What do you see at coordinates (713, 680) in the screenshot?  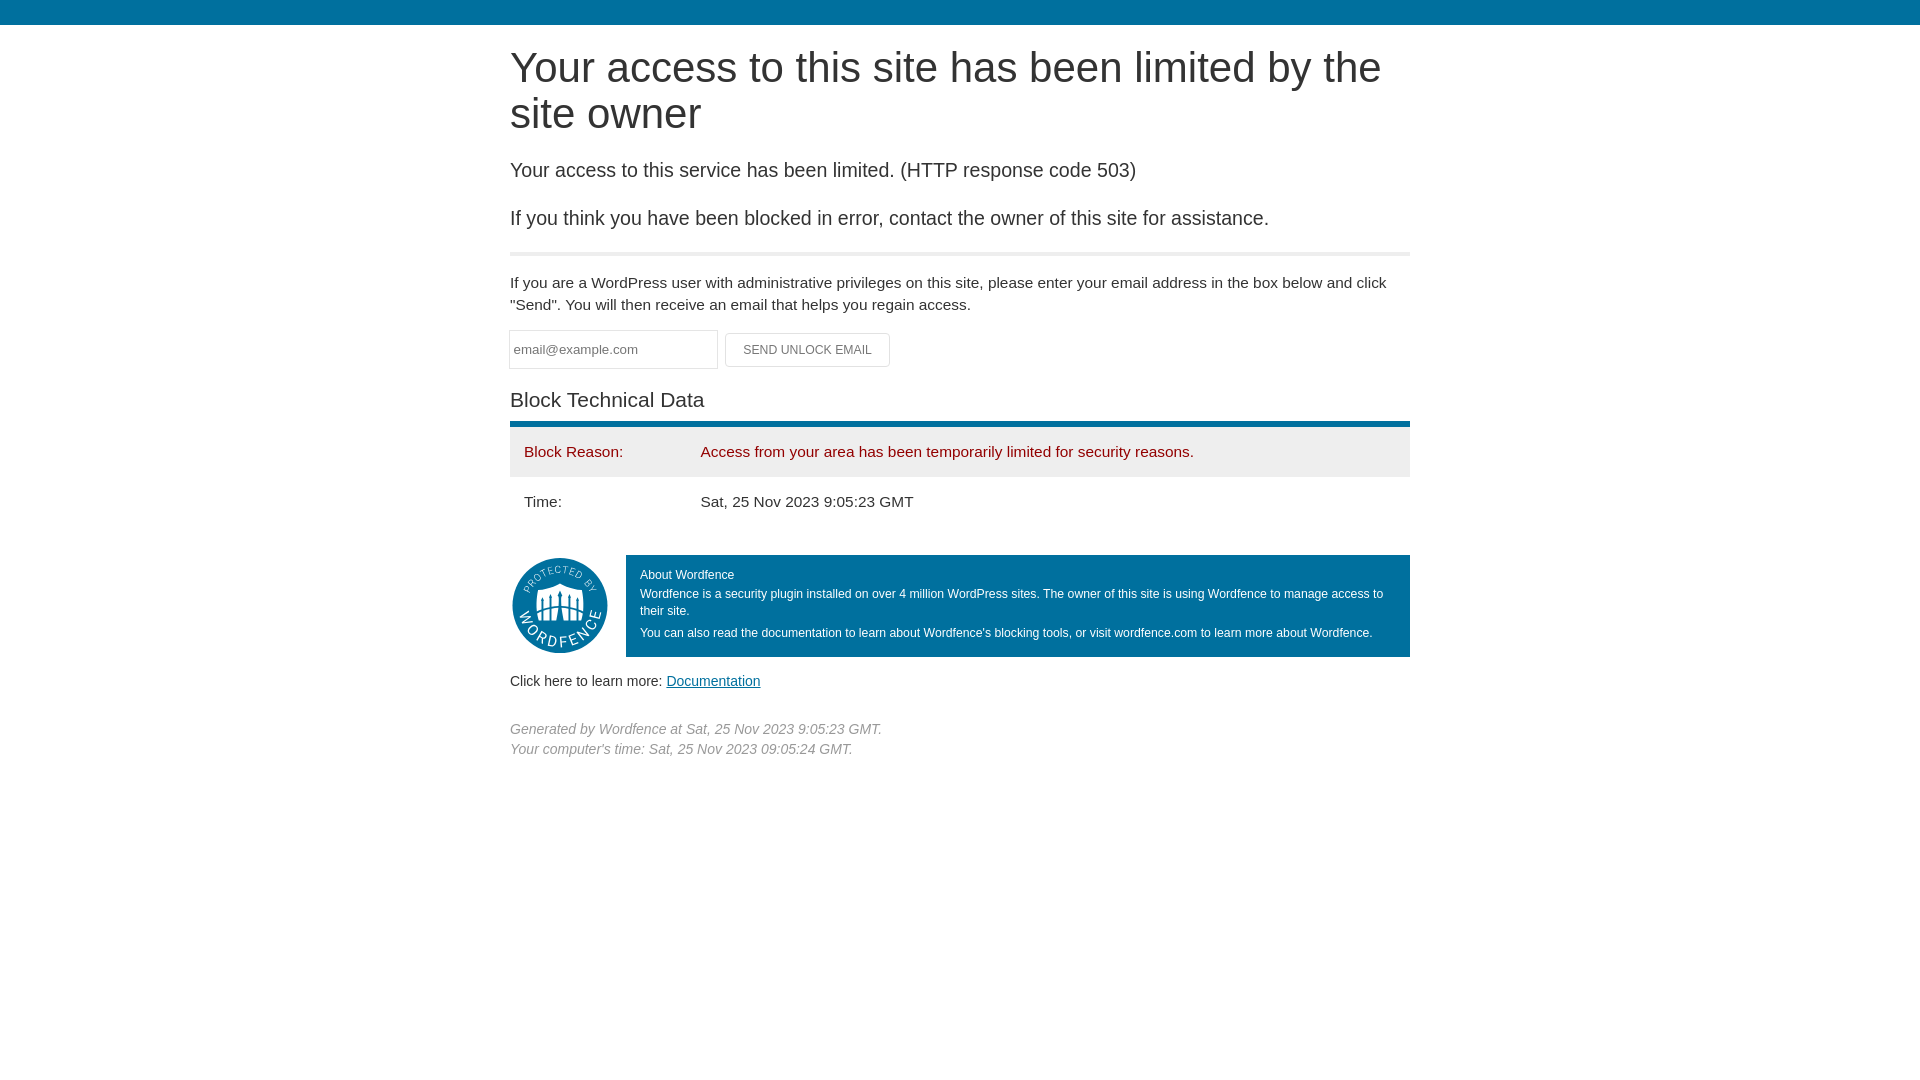 I see `'Documentation'` at bounding box center [713, 680].